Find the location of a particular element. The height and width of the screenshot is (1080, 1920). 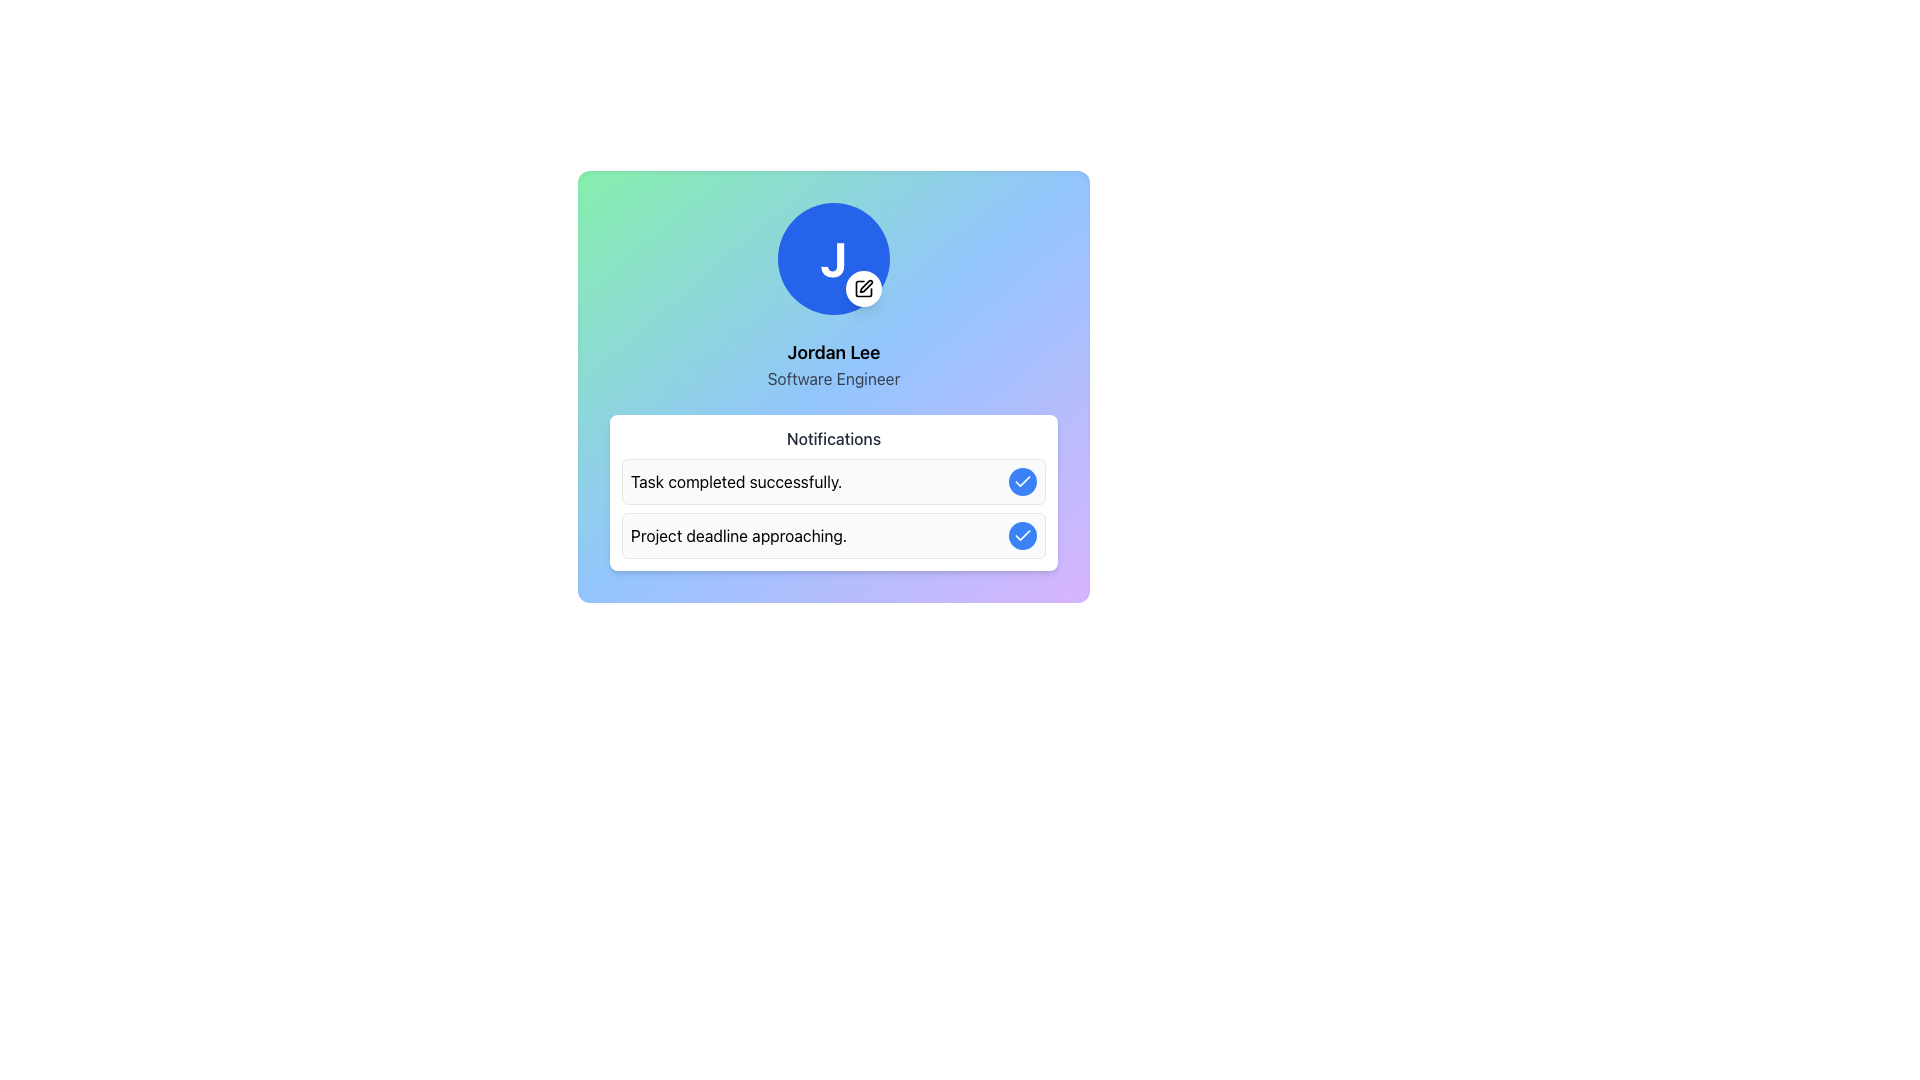

the icon that marks the second notification as completed or acknowledged, located on the right side of the second notification item in the list under the 'Notifications' header is located at coordinates (1022, 535).